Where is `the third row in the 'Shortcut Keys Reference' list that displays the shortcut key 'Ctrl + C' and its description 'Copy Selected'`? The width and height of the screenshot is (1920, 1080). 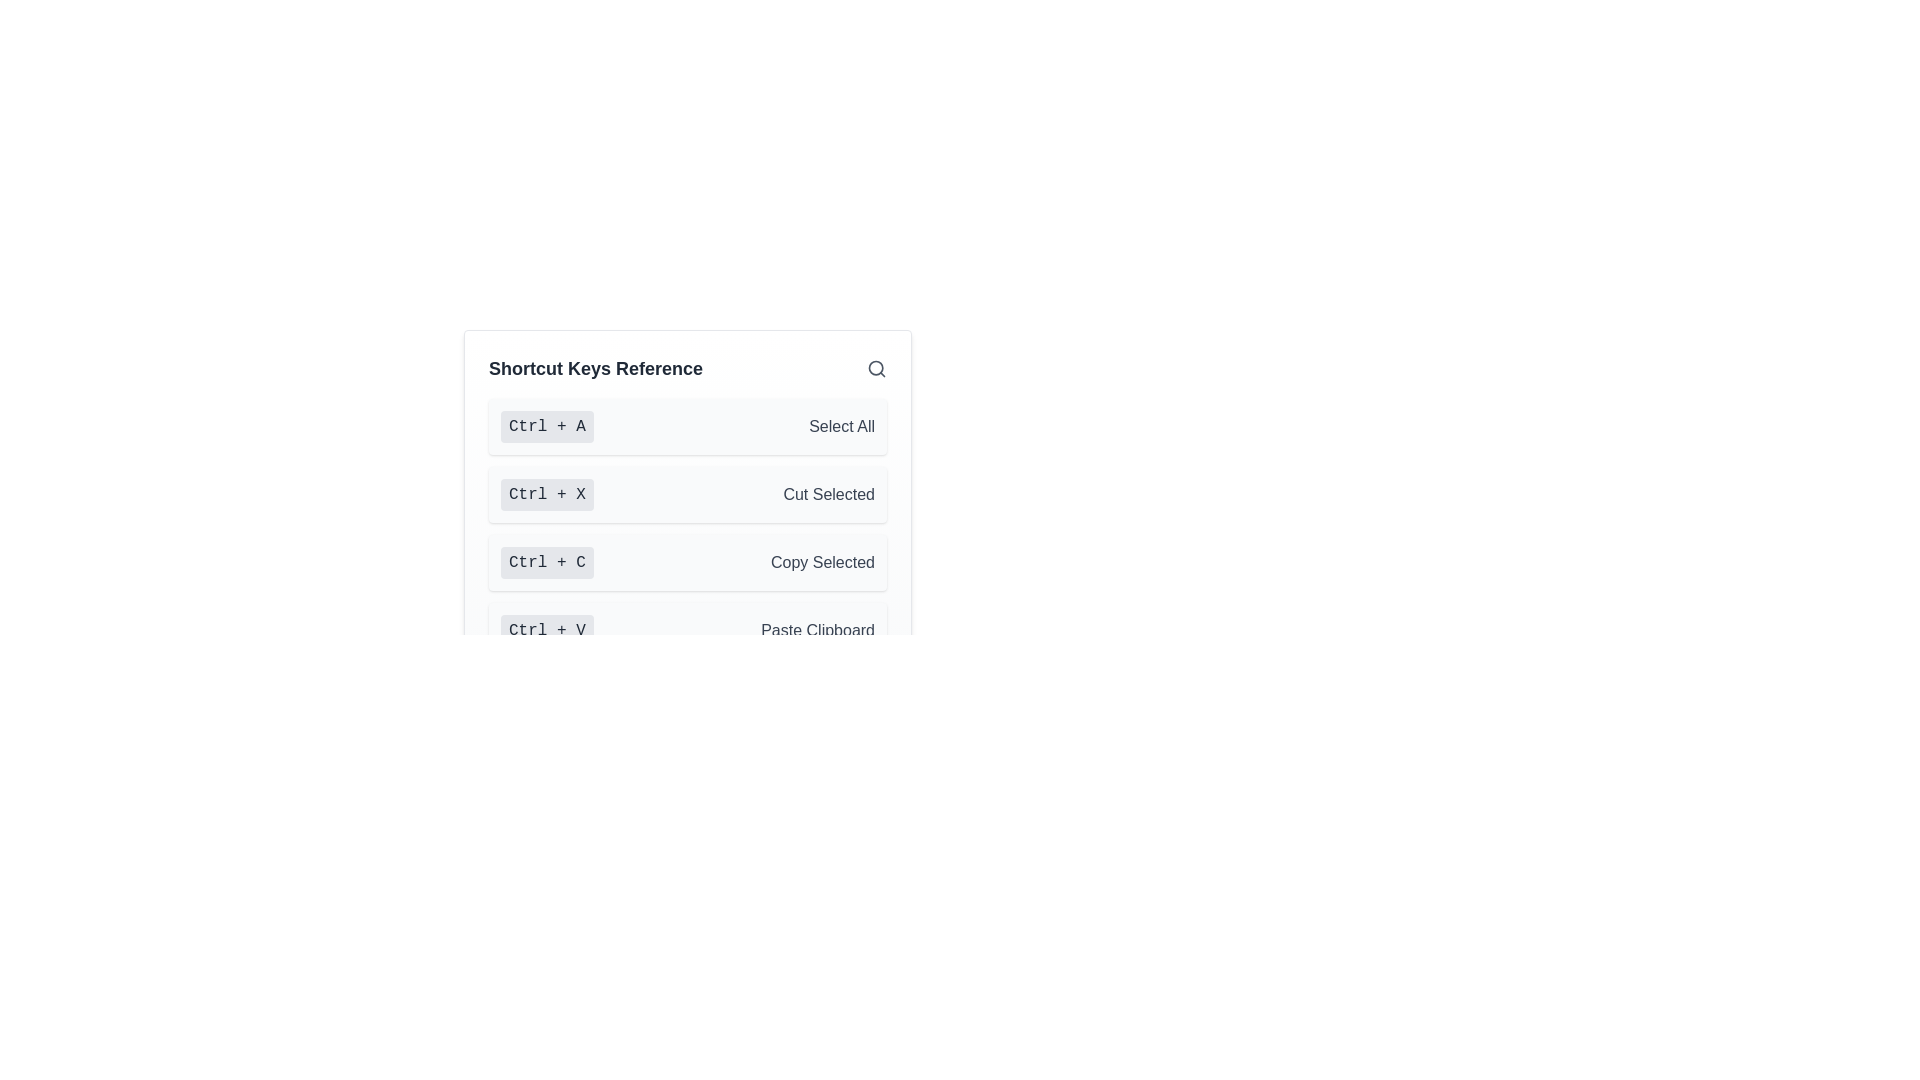 the third row in the 'Shortcut Keys Reference' list that displays the shortcut key 'Ctrl + C' and its description 'Copy Selected' is located at coordinates (687, 563).